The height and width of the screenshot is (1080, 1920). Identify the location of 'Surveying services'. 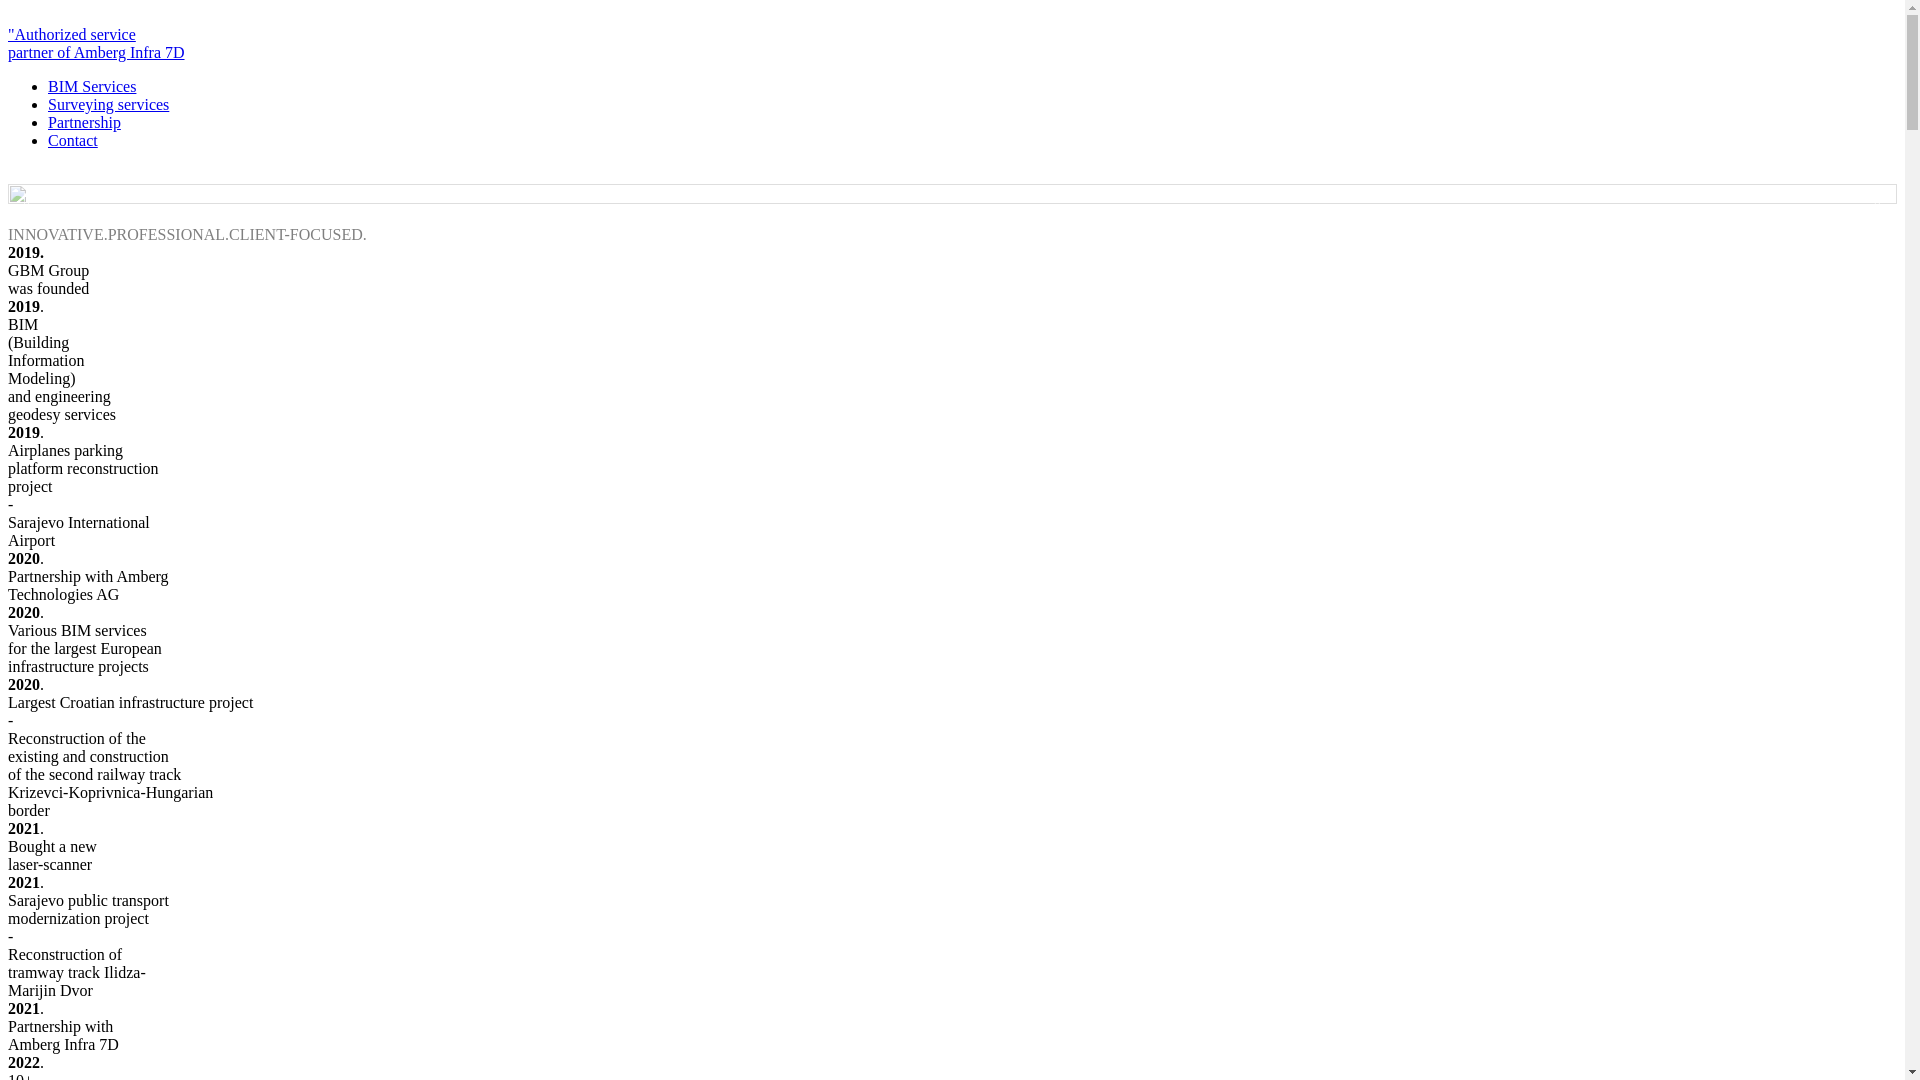
(107, 104).